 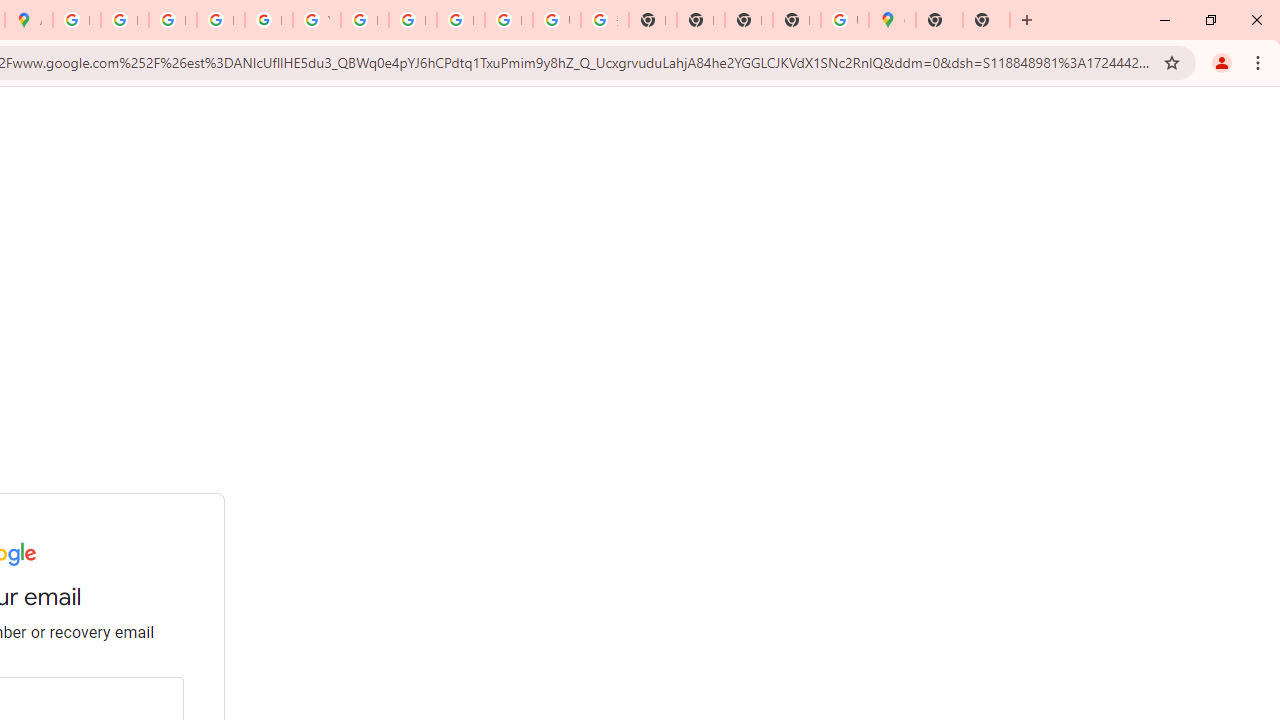 What do you see at coordinates (938, 20) in the screenshot?
I see `'New Tab'` at bounding box center [938, 20].